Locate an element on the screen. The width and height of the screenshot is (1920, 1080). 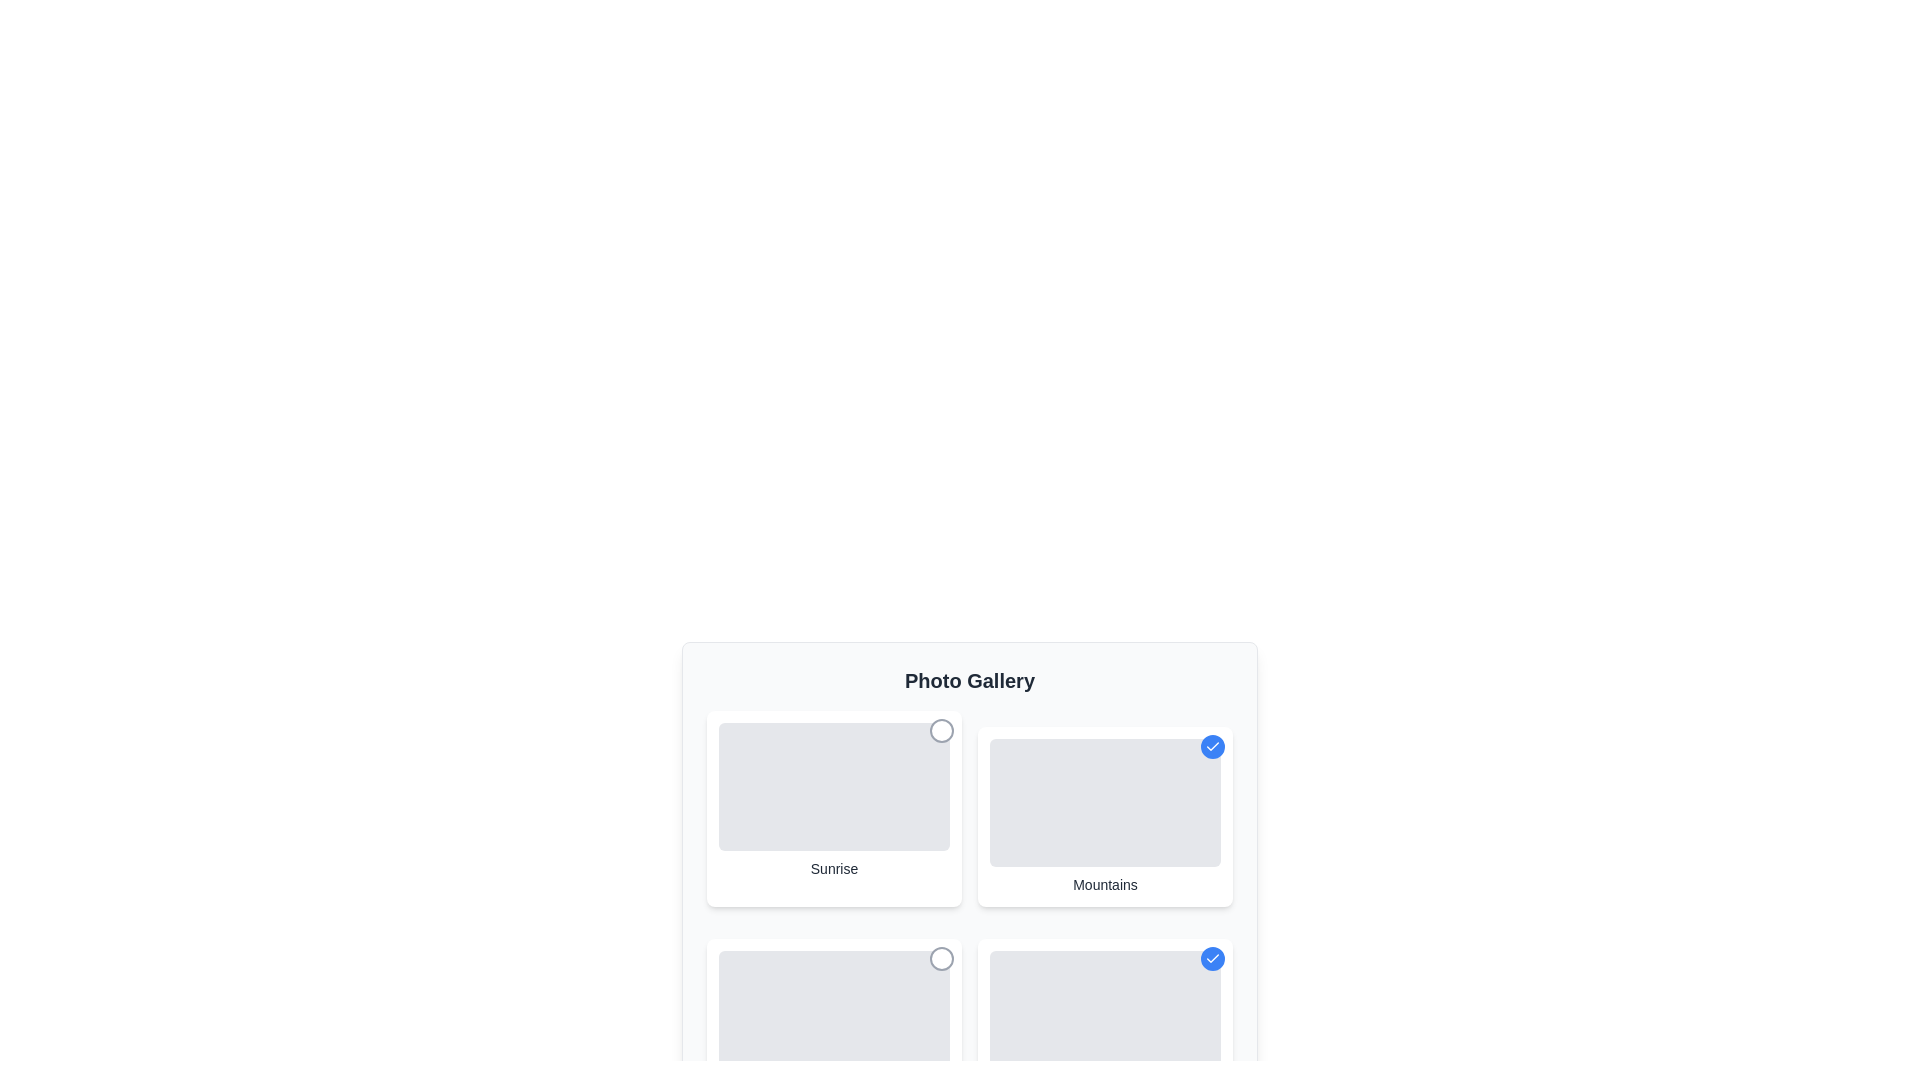
the photo labeled Mountains is located at coordinates (1212, 747).